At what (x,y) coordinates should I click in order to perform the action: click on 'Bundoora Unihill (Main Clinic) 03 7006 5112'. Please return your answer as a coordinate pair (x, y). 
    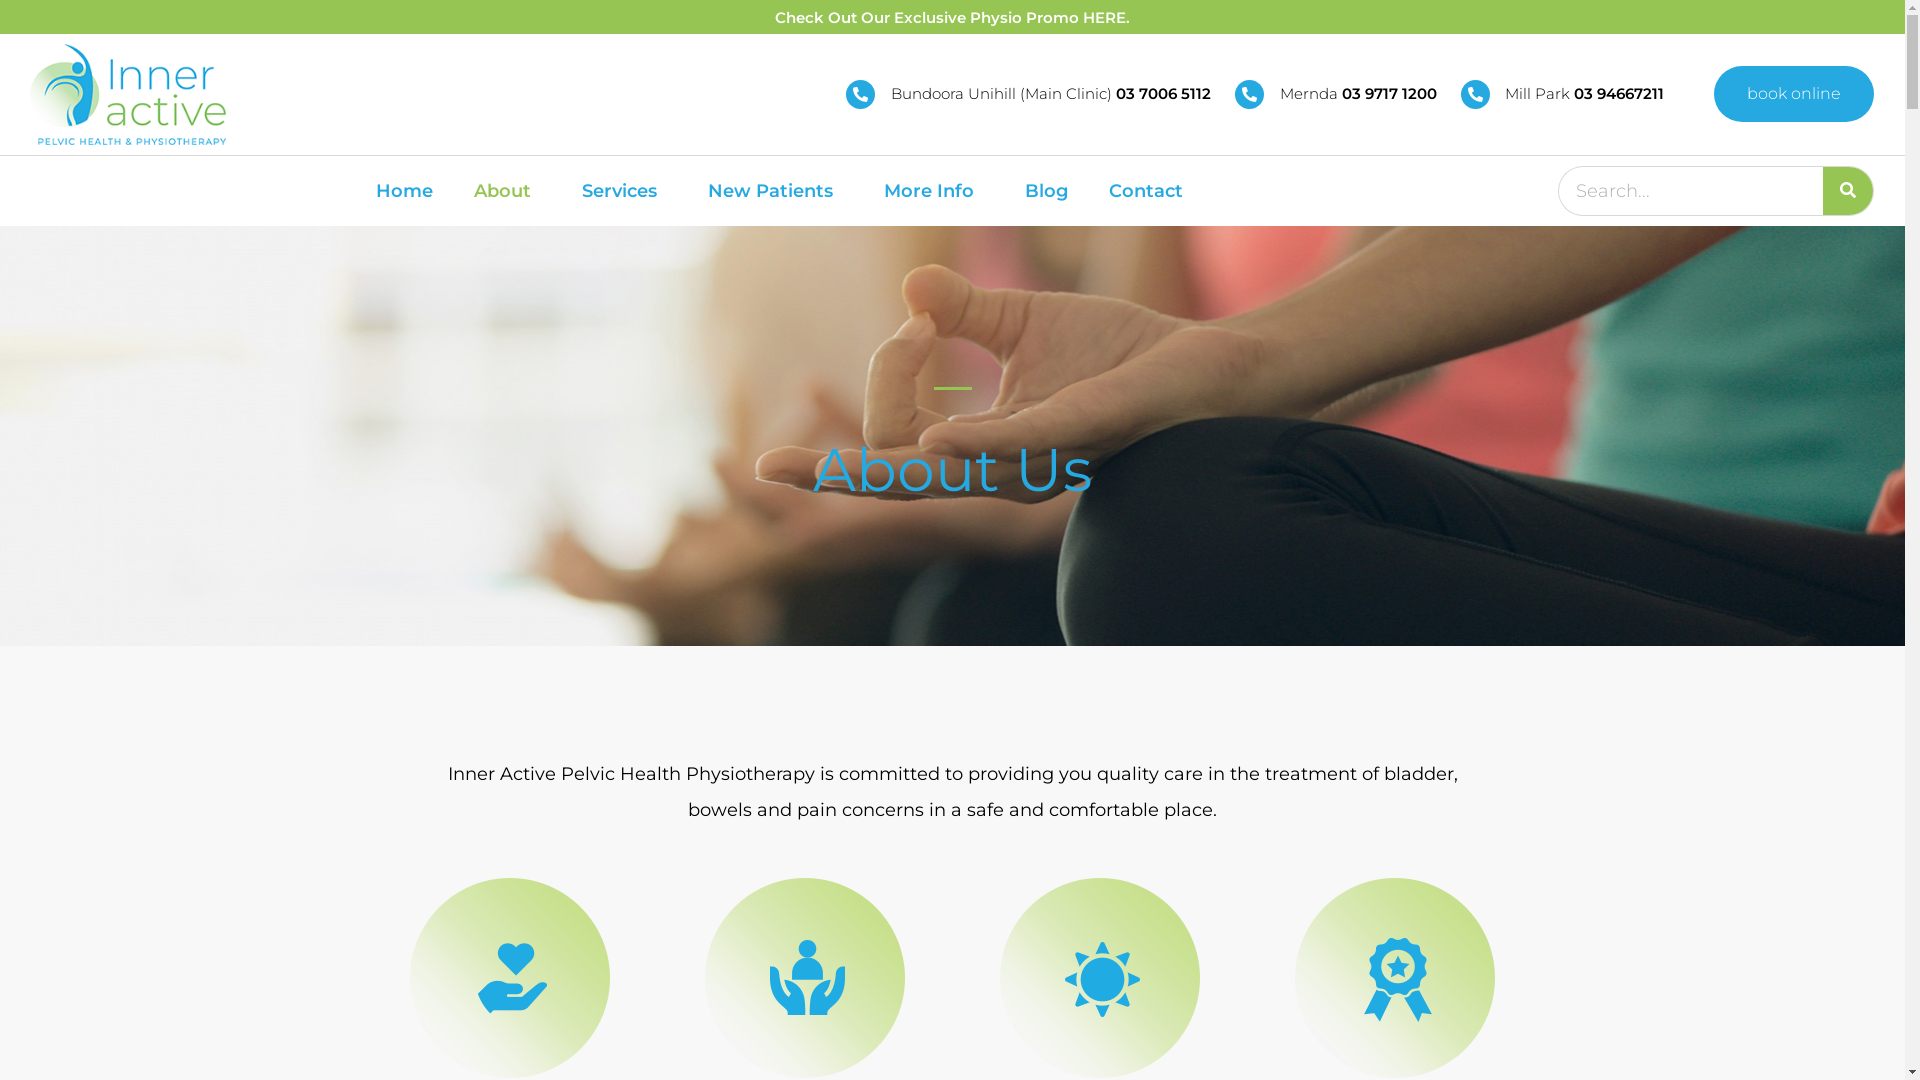
    Looking at the image, I should click on (1028, 94).